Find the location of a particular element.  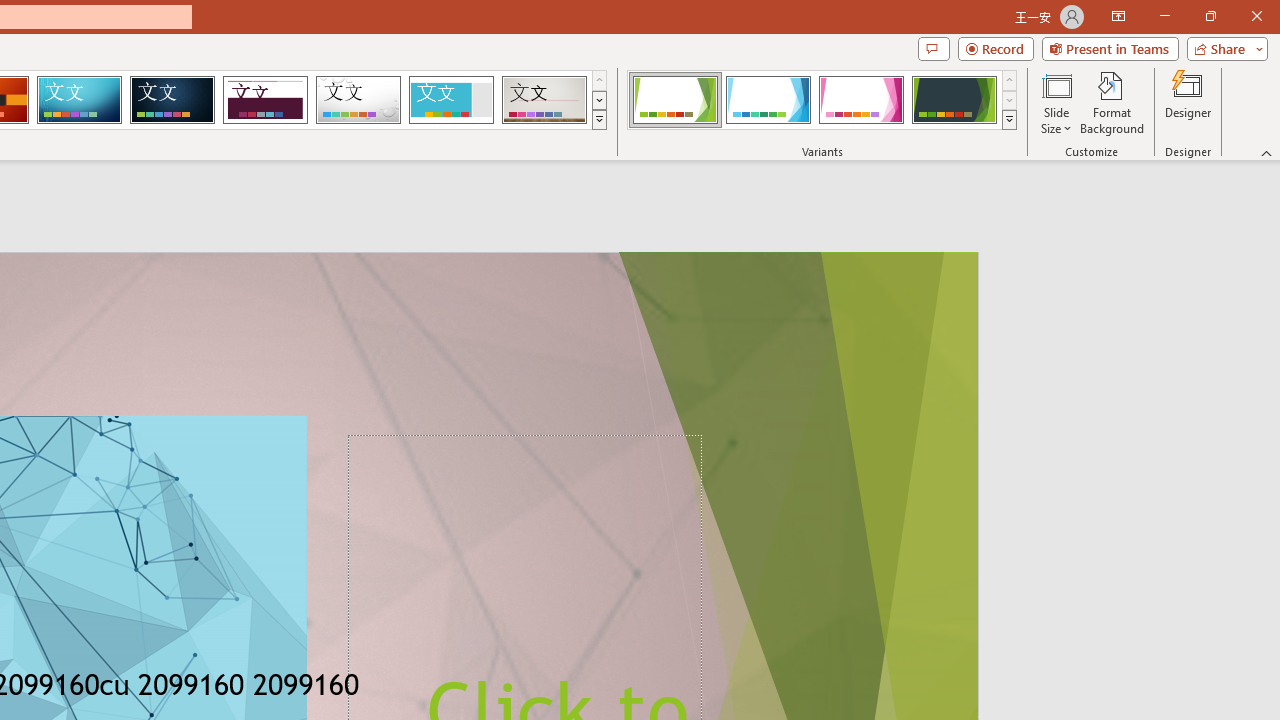

'Slide Size' is located at coordinates (1055, 103).